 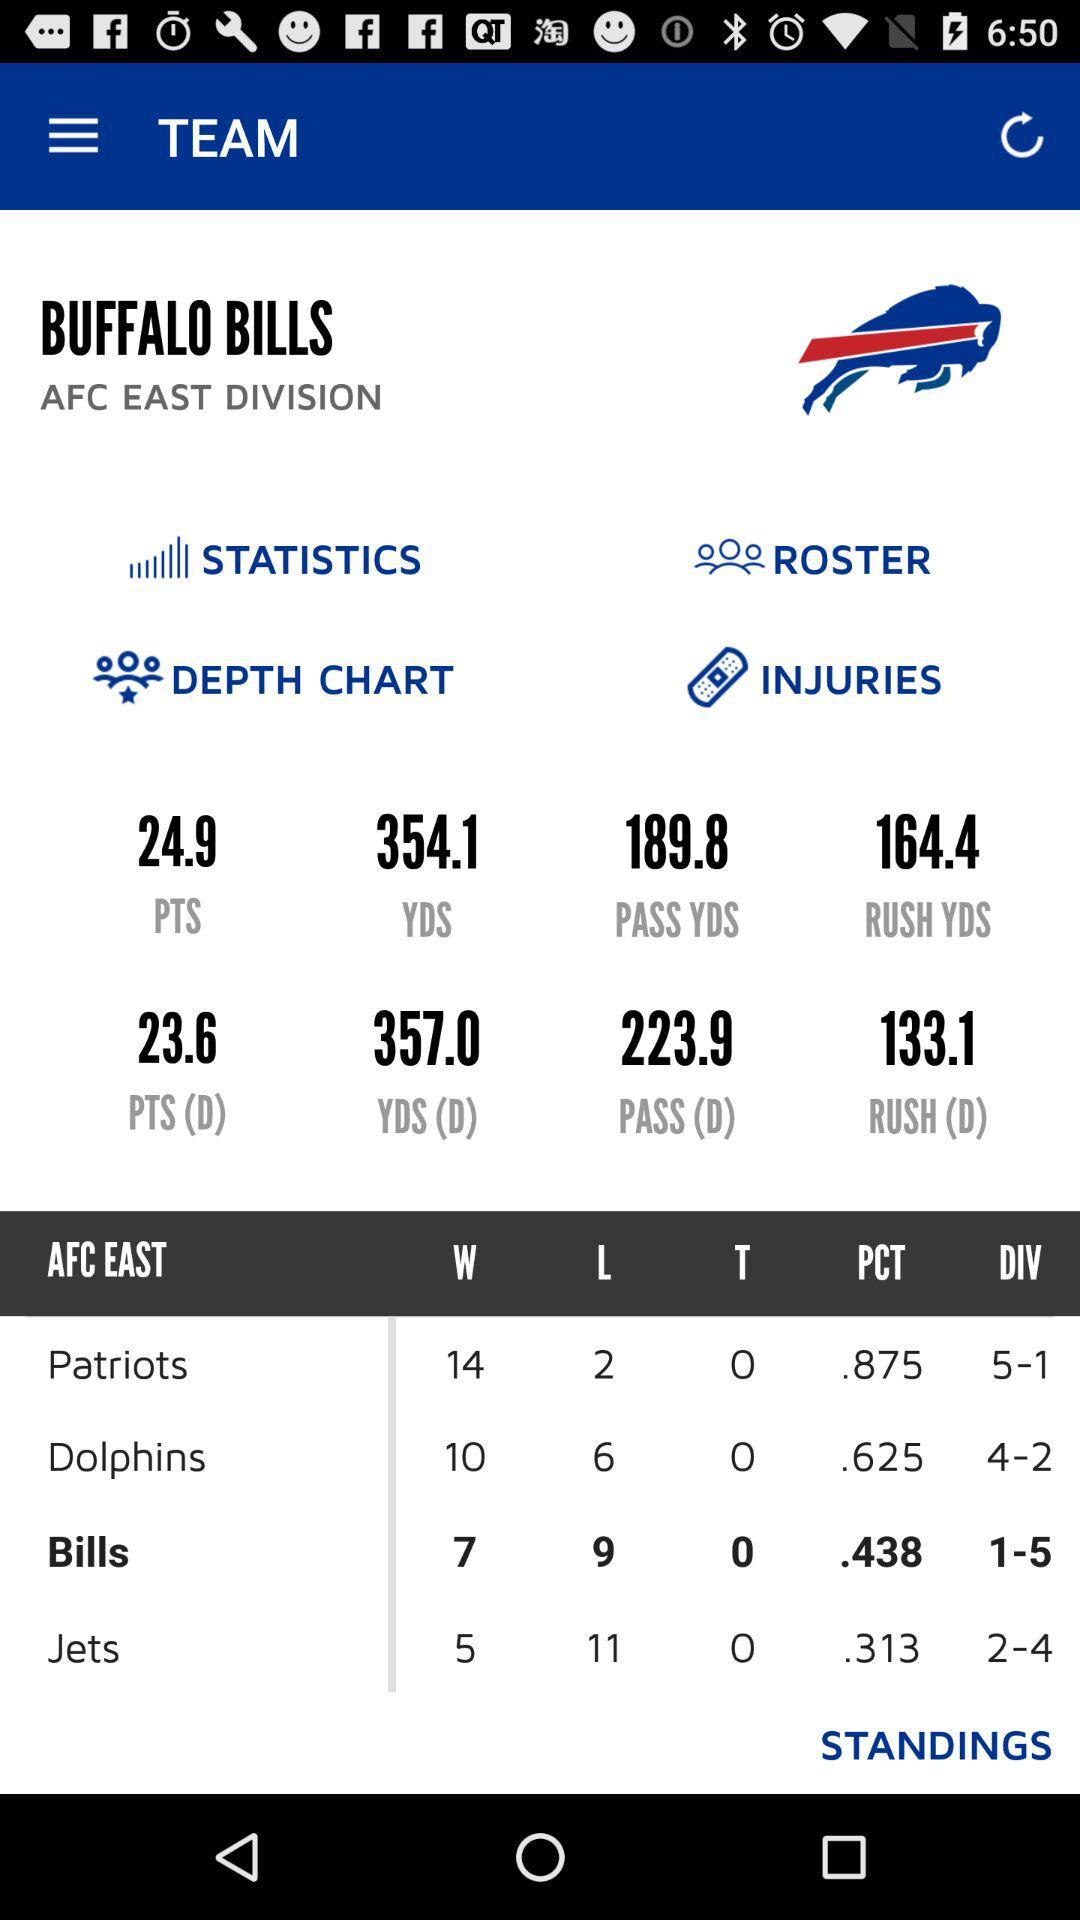 I want to click on the item above the buffalo bills item, so click(x=72, y=135).